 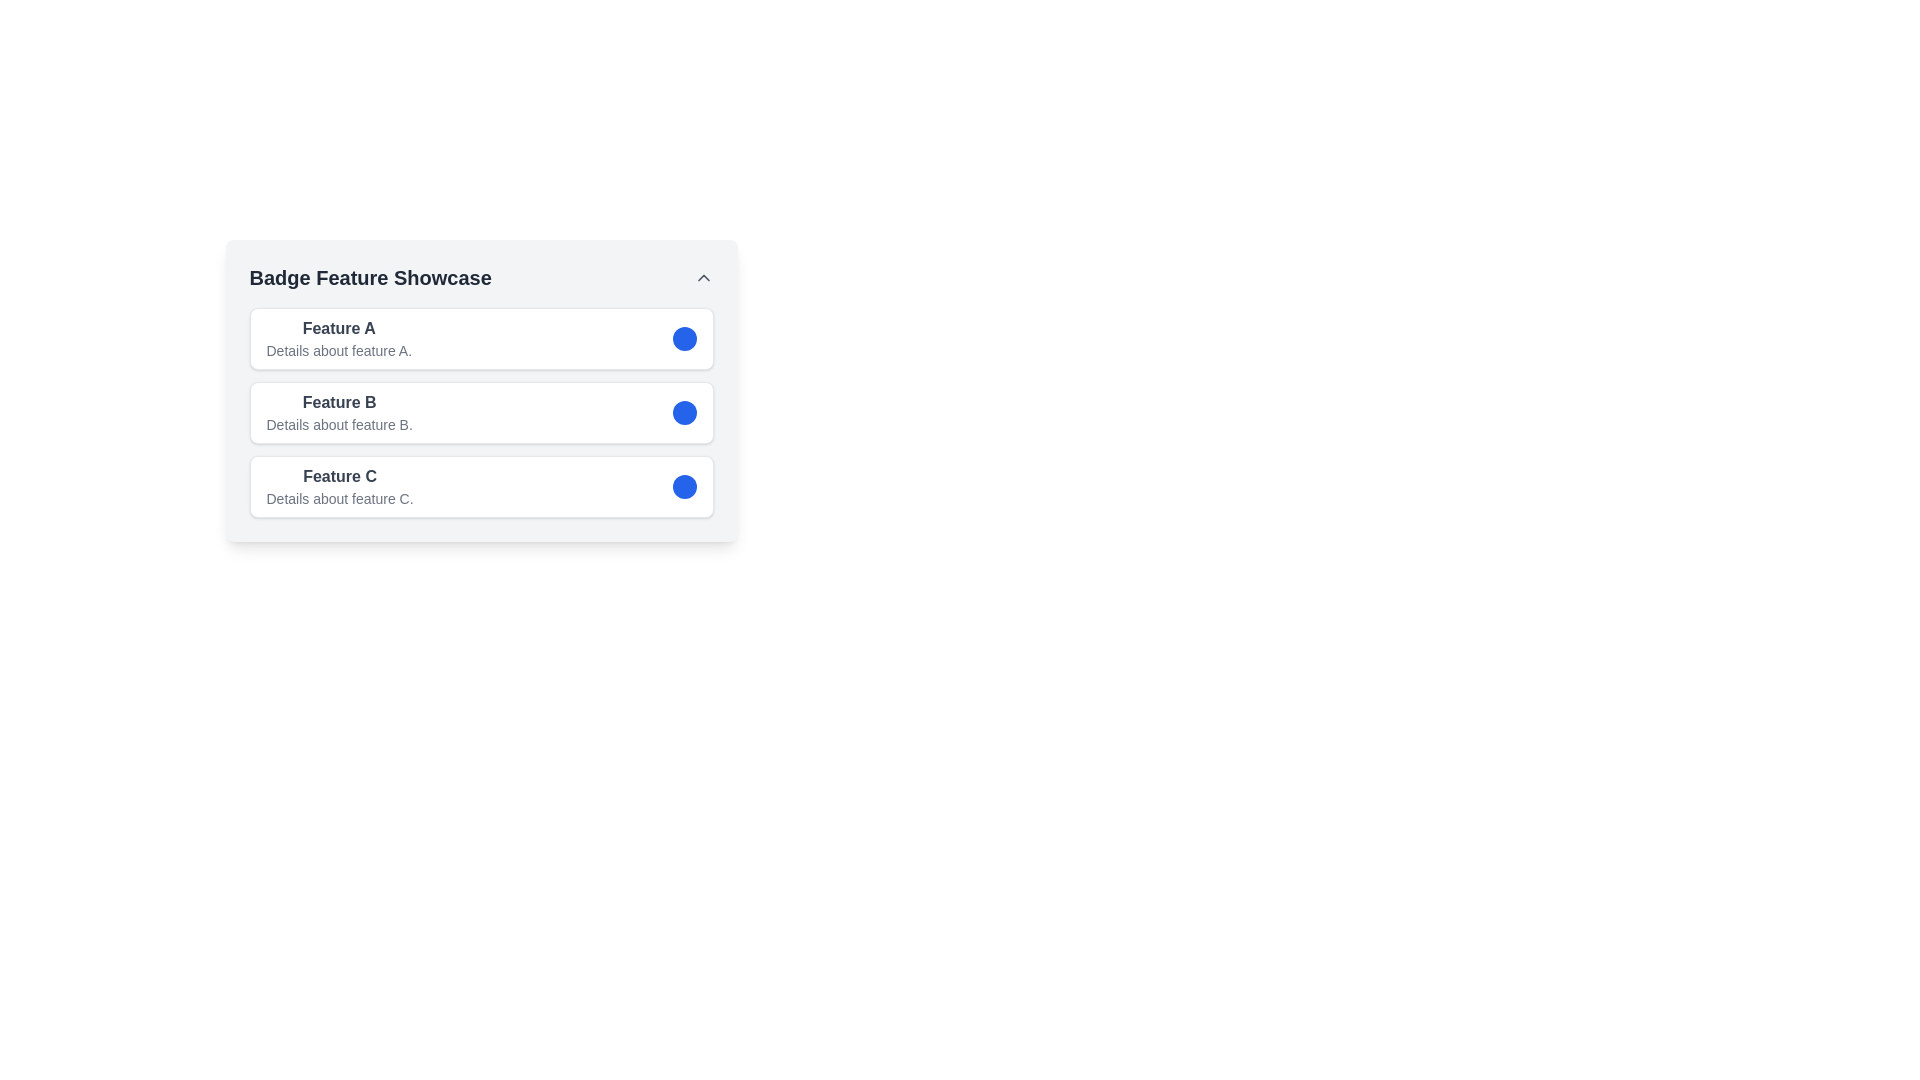 What do you see at coordinates (481, 277) in the screenshot?
I see `the Dropdown header` at bounding box center [481, 277].